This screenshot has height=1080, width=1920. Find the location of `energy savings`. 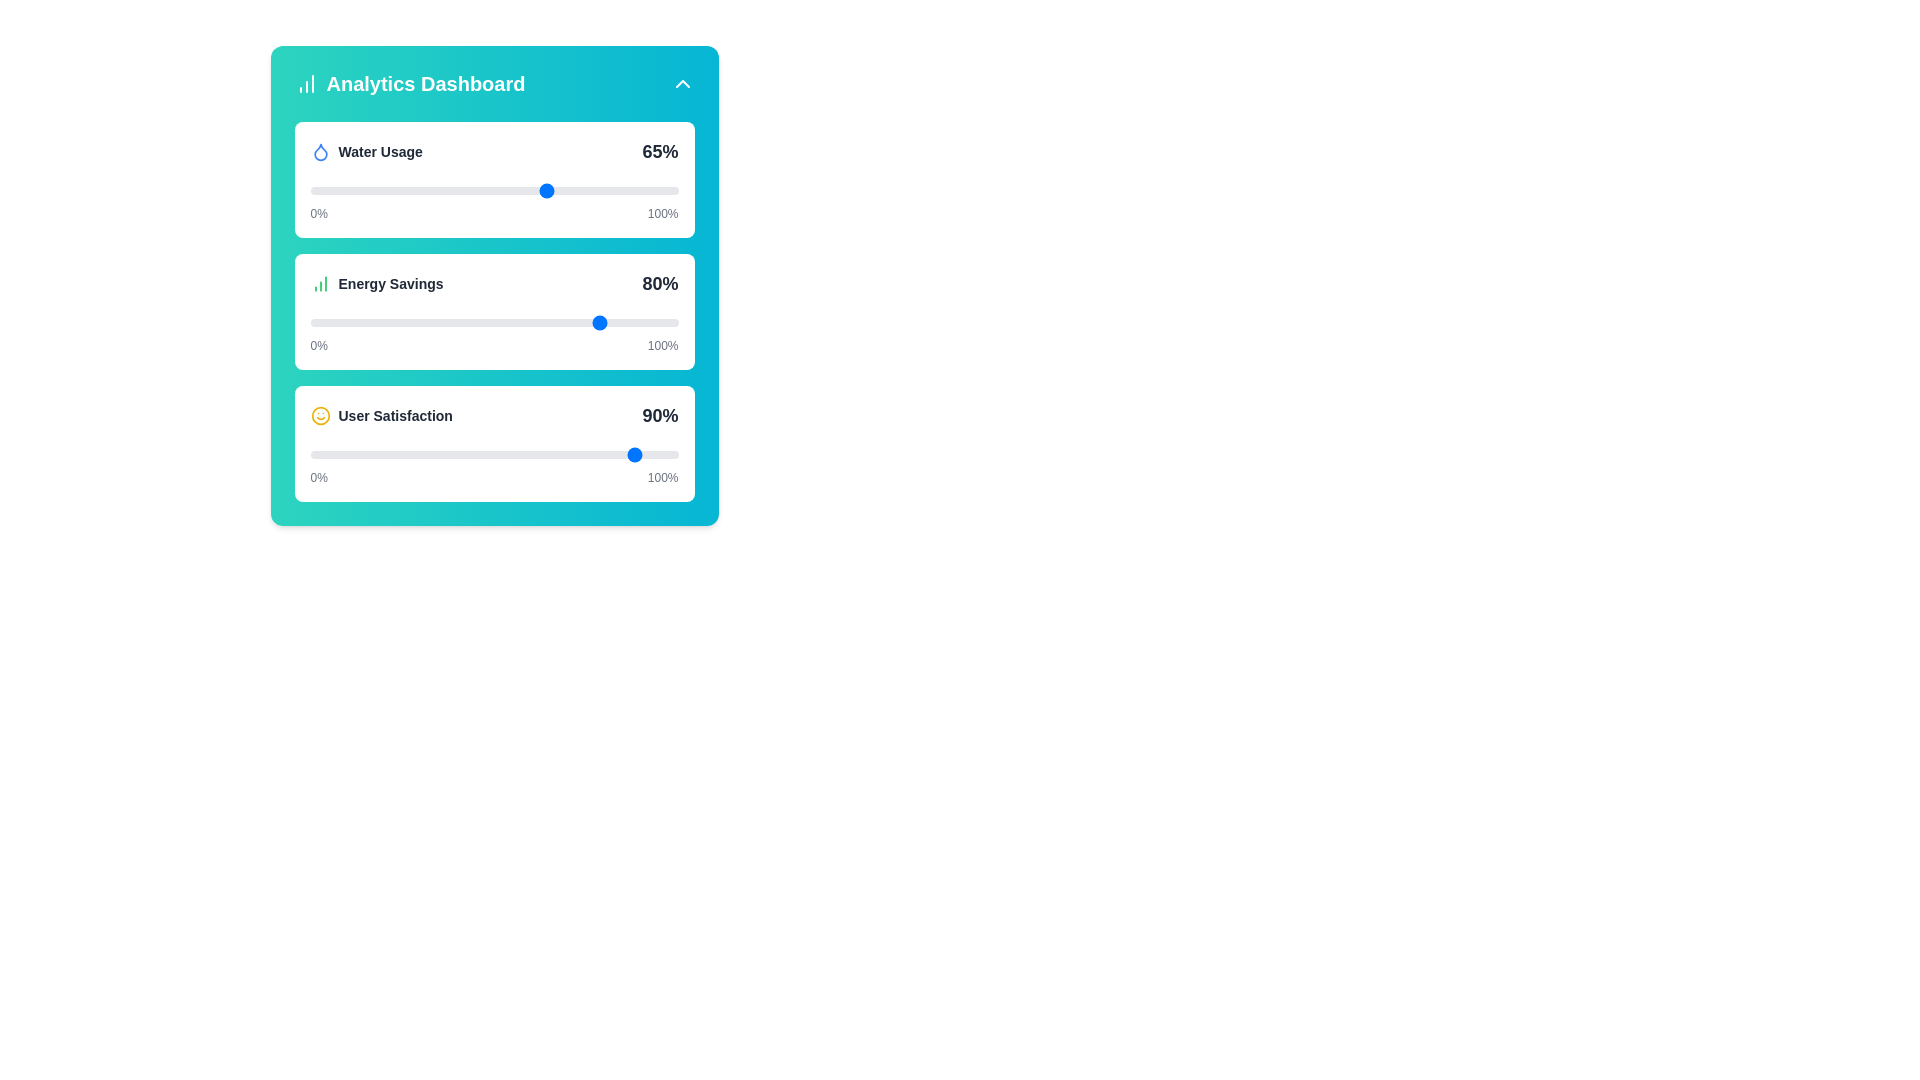

energy savings is located at coordinates (581, 322).